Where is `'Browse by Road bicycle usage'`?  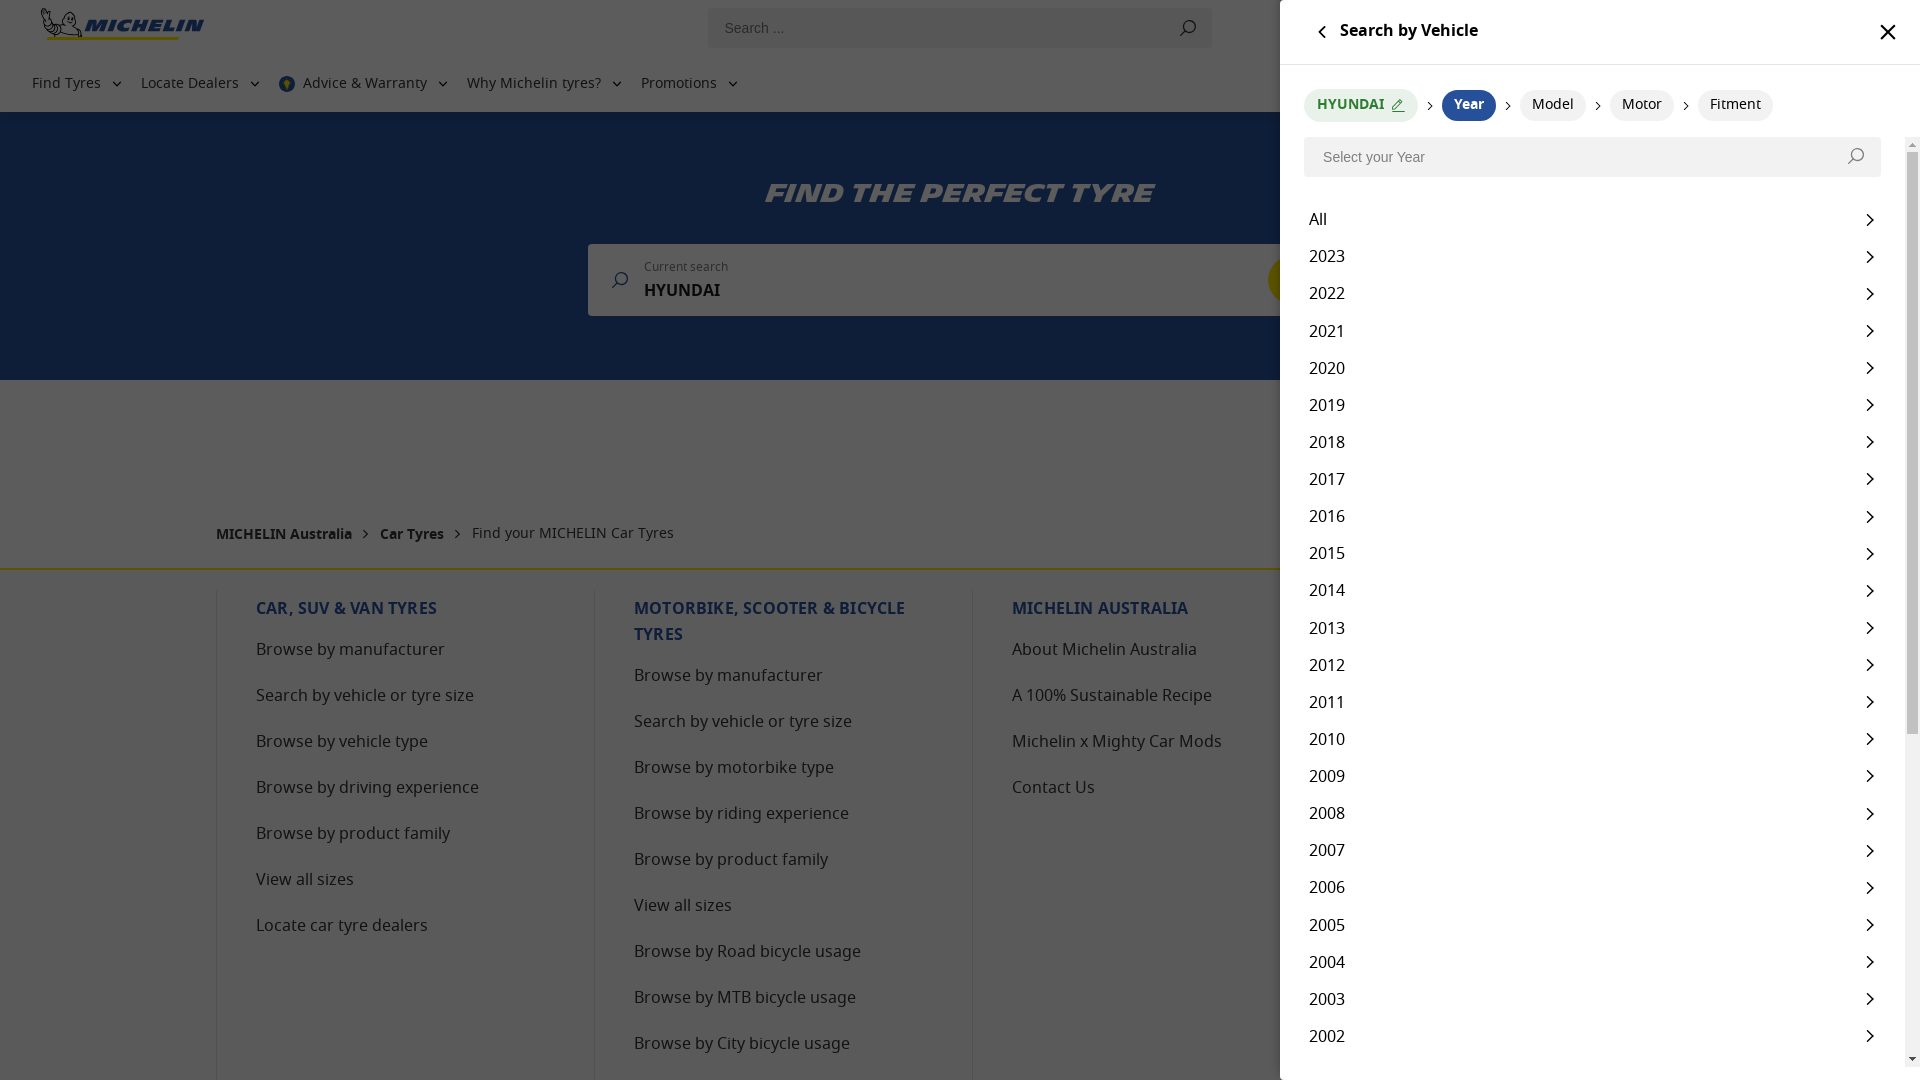 'Browse by Road bicycle usage' is located at coordinates (746, 951).